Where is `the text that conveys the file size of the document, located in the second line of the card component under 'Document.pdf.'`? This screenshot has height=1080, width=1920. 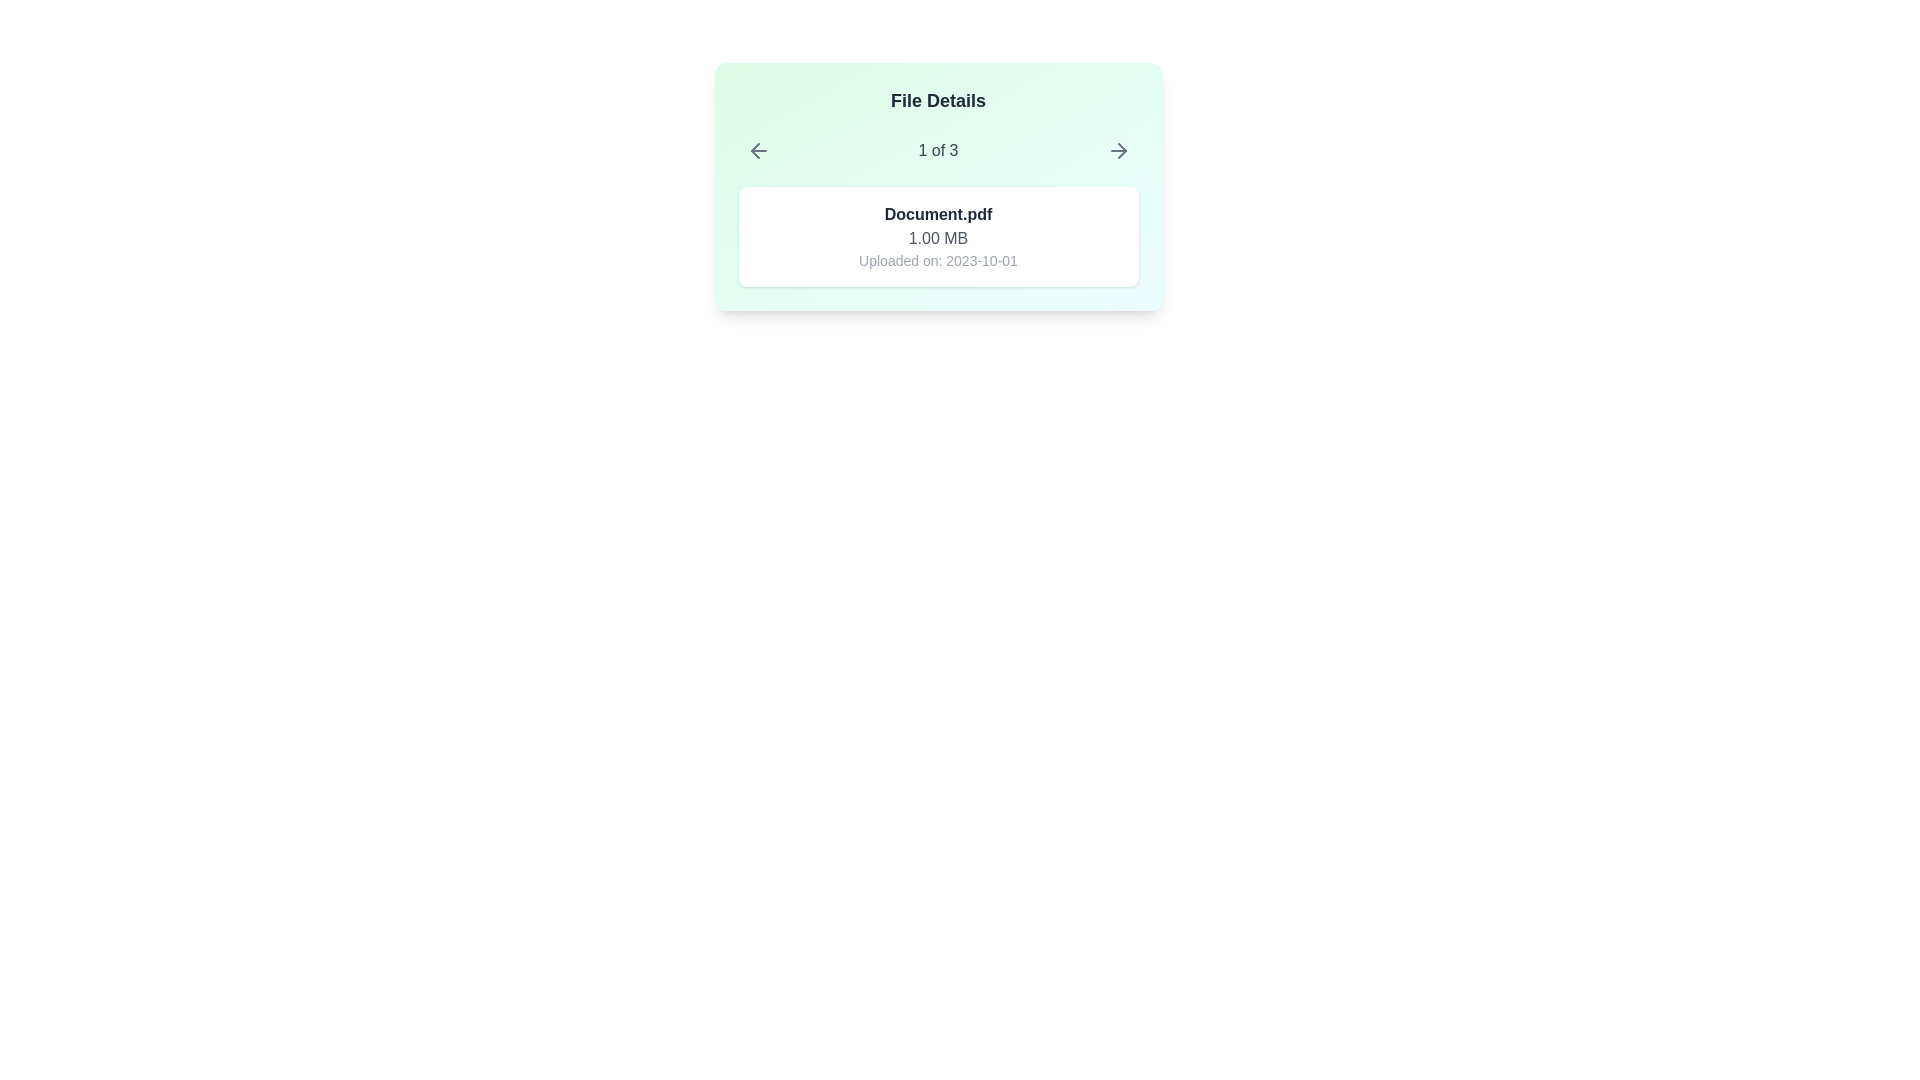 the text that conveys the file size of the document, located in the second line of the card component under 'Document.pdf.' is located at coordinates (937, 238).